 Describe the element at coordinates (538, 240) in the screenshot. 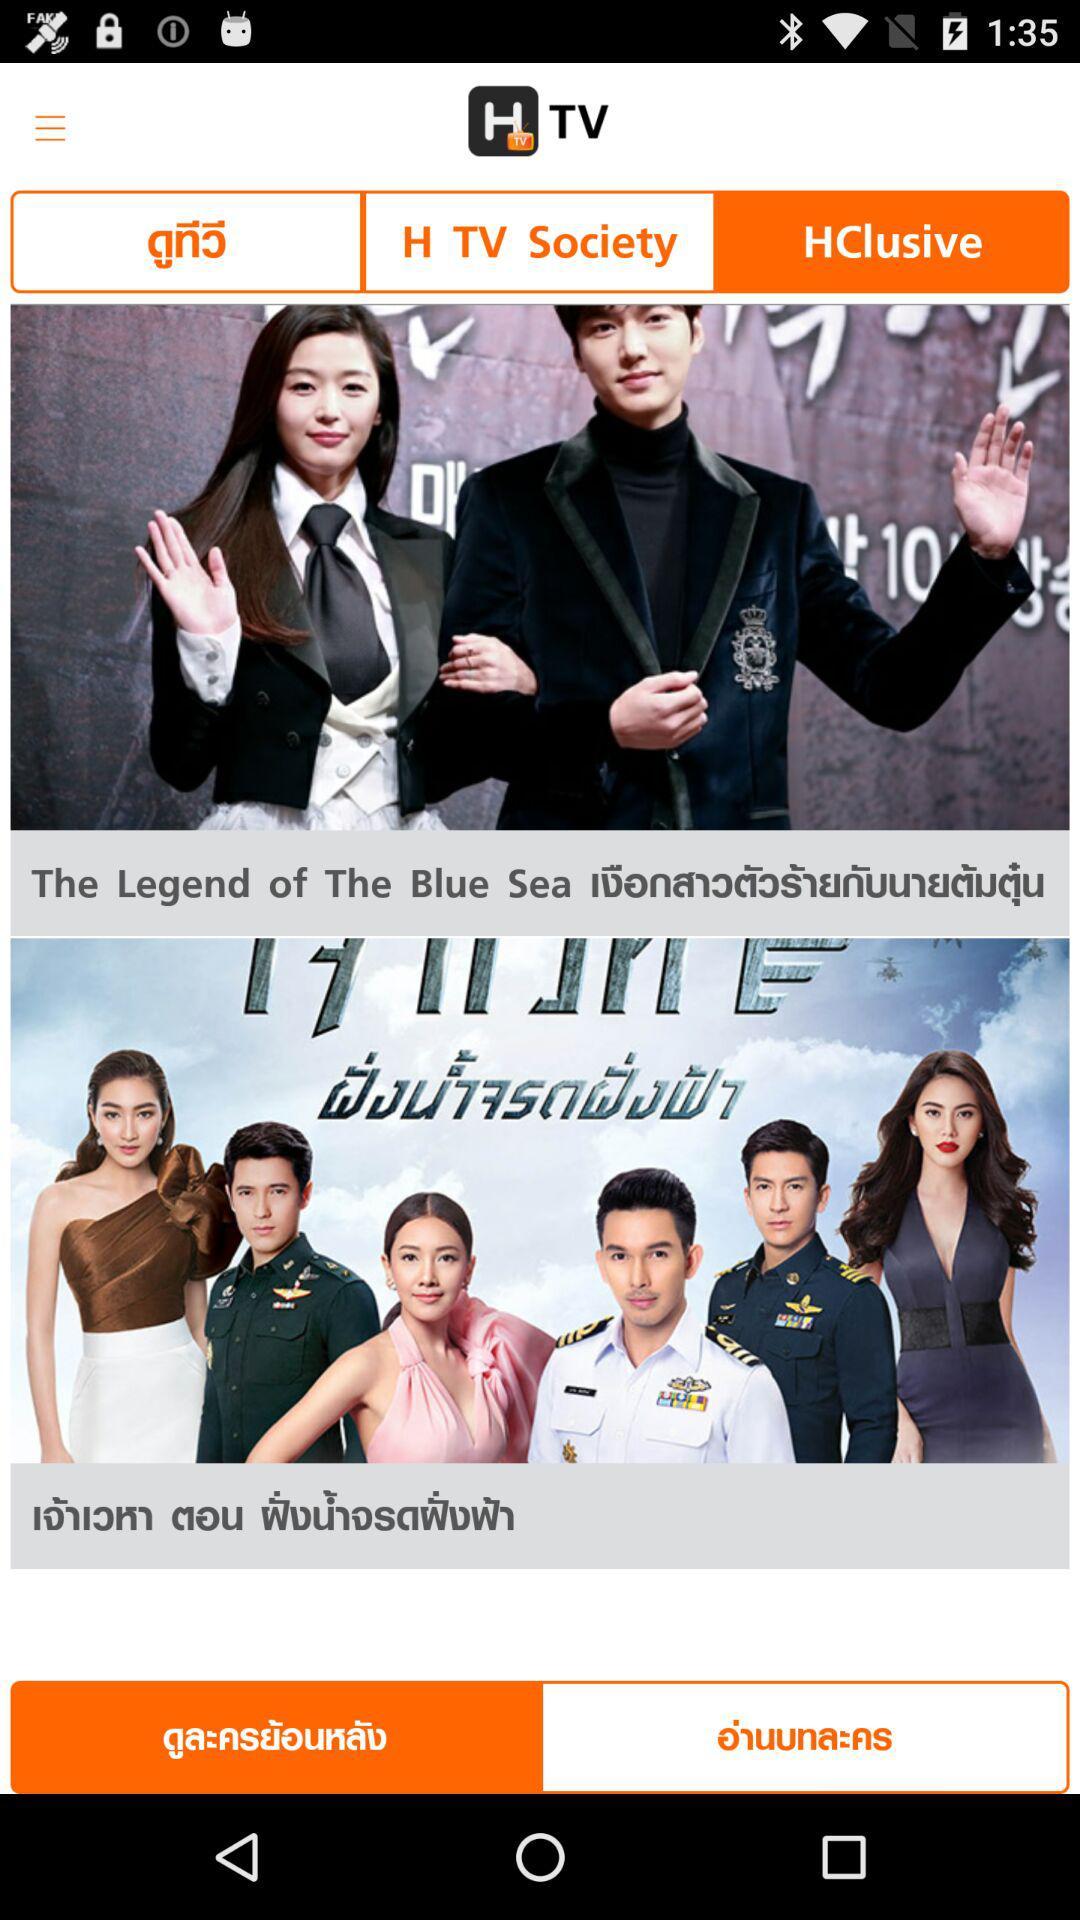

I see `h tv society` at that location.